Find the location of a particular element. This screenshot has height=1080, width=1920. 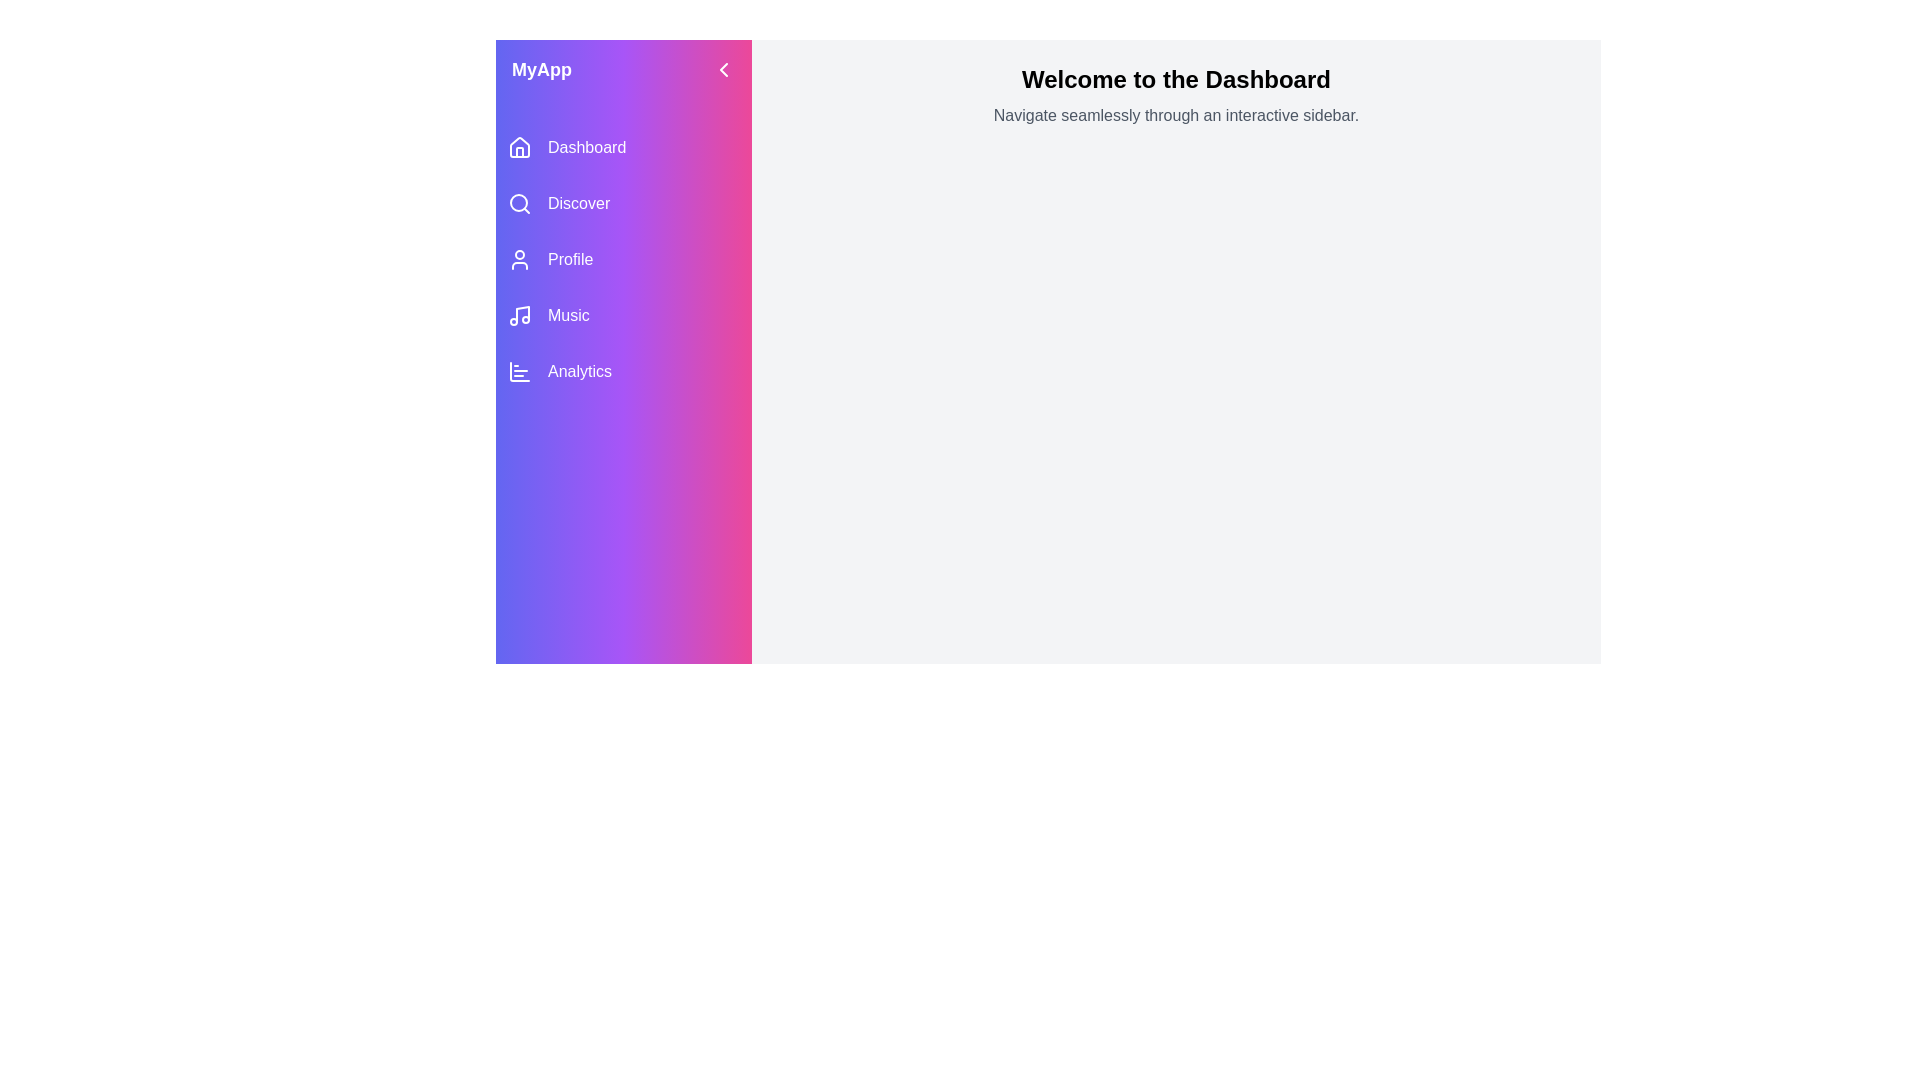

the gradient background to focus on it is located at coordinates (623, 579).